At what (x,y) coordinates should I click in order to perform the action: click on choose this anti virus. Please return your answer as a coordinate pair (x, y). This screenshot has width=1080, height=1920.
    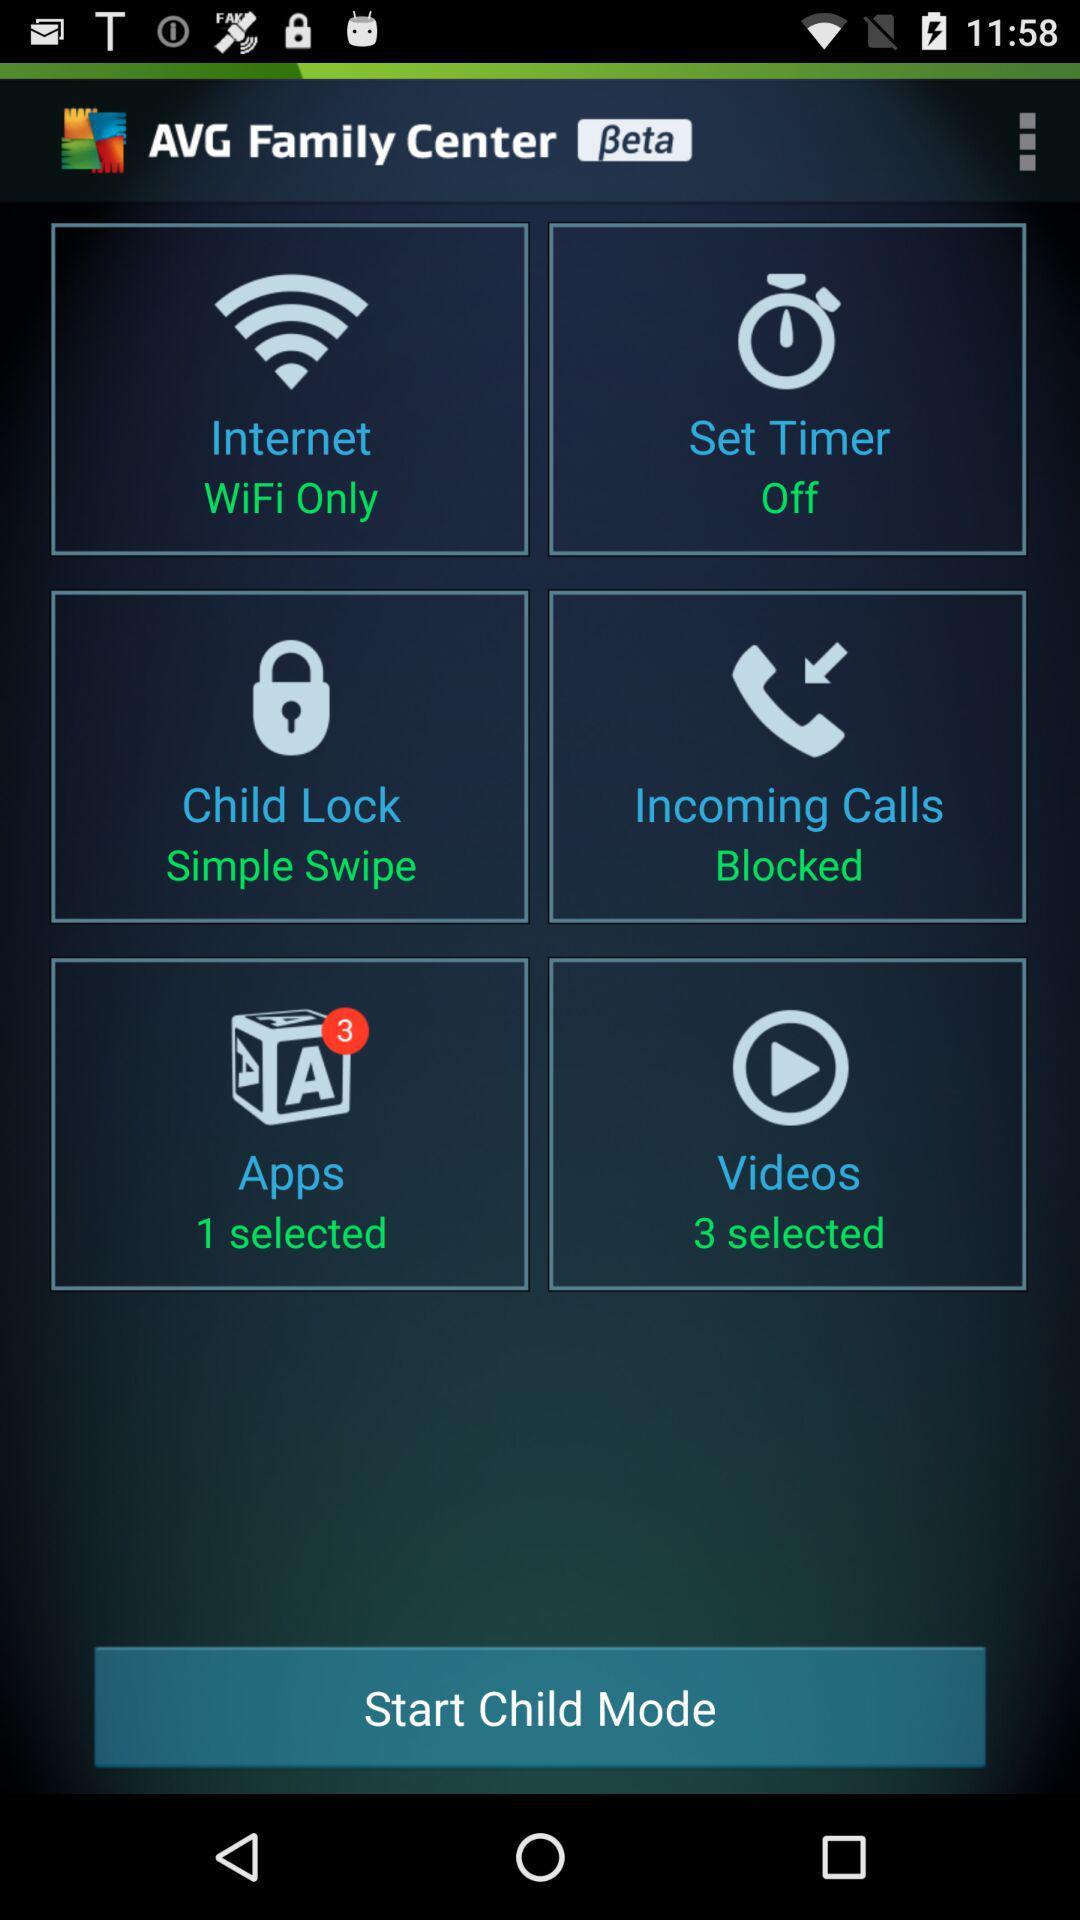
    Looking at the image, I should click on (382, 140).